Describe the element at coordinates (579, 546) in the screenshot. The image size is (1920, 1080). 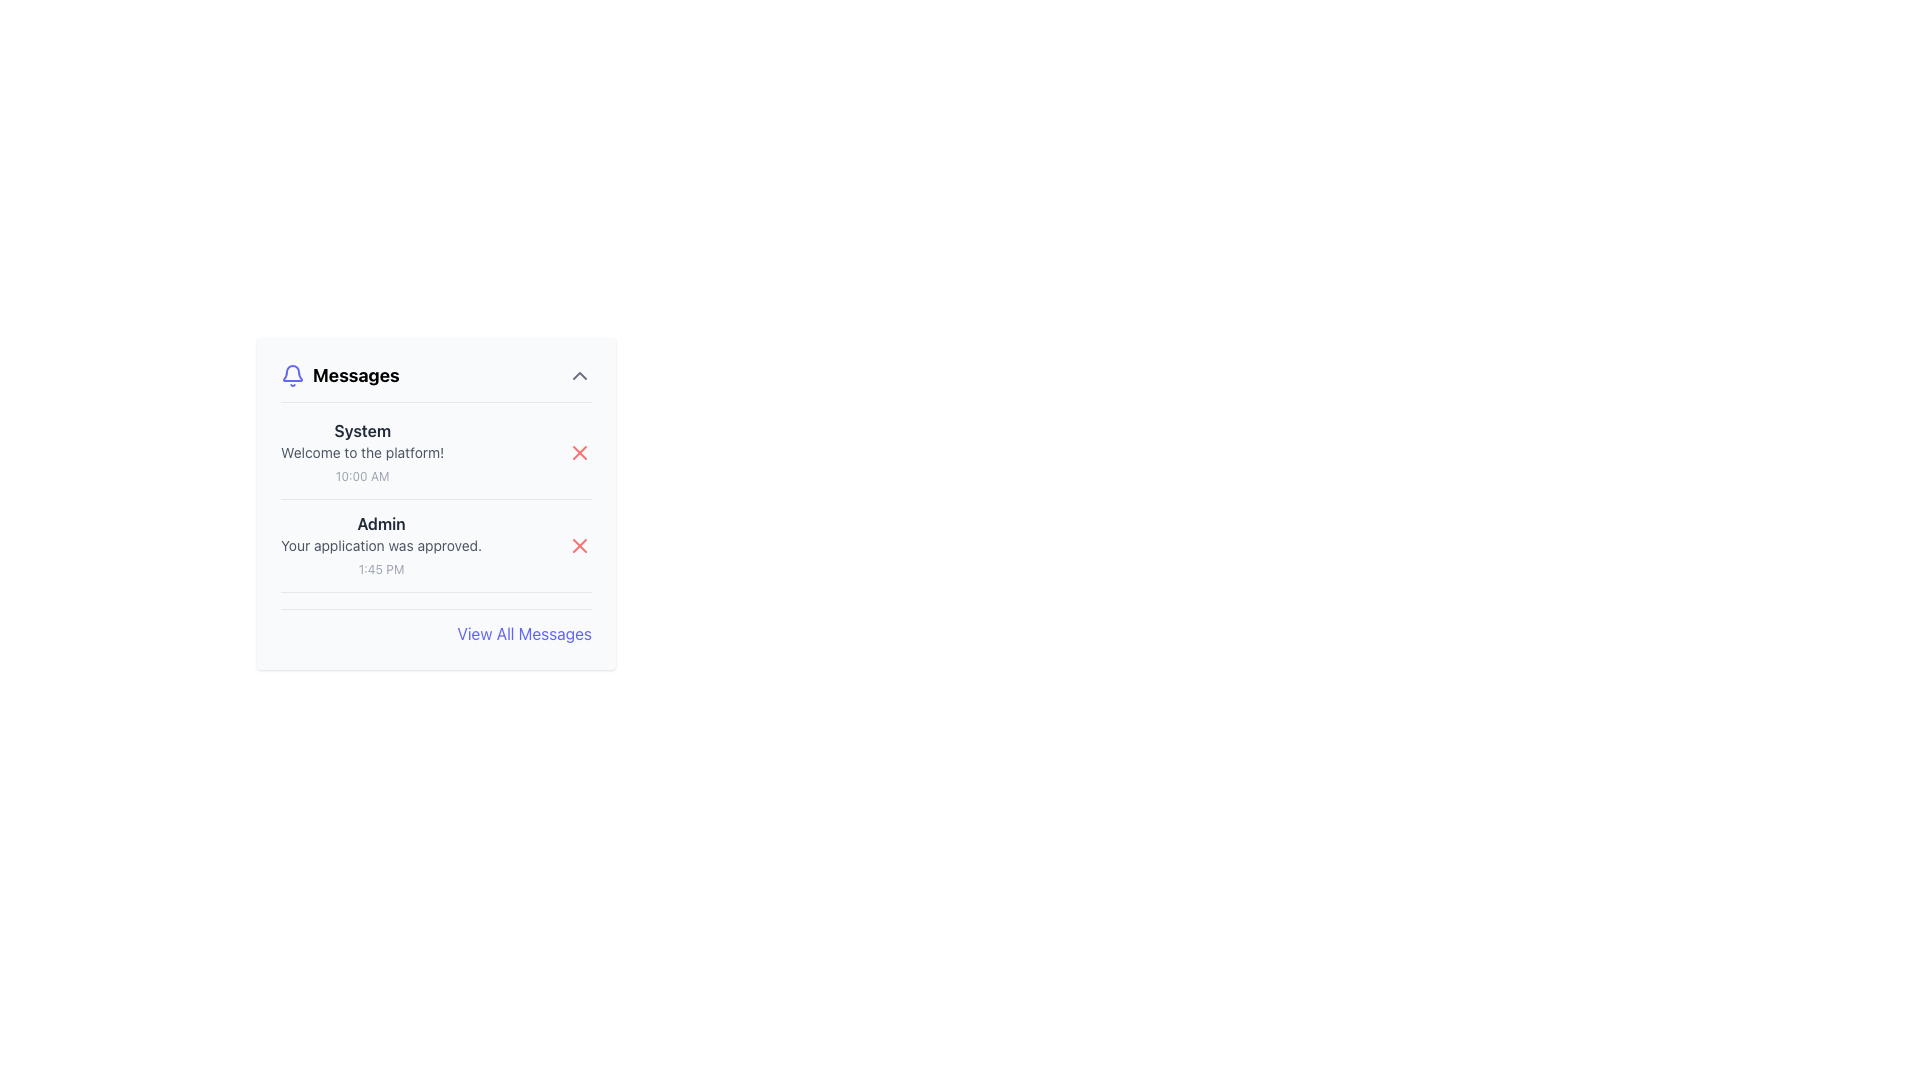
I see `the dismissal button located in the bottom message entry block, aligned horizontally to the right of the message text to observe the style change` at that location.